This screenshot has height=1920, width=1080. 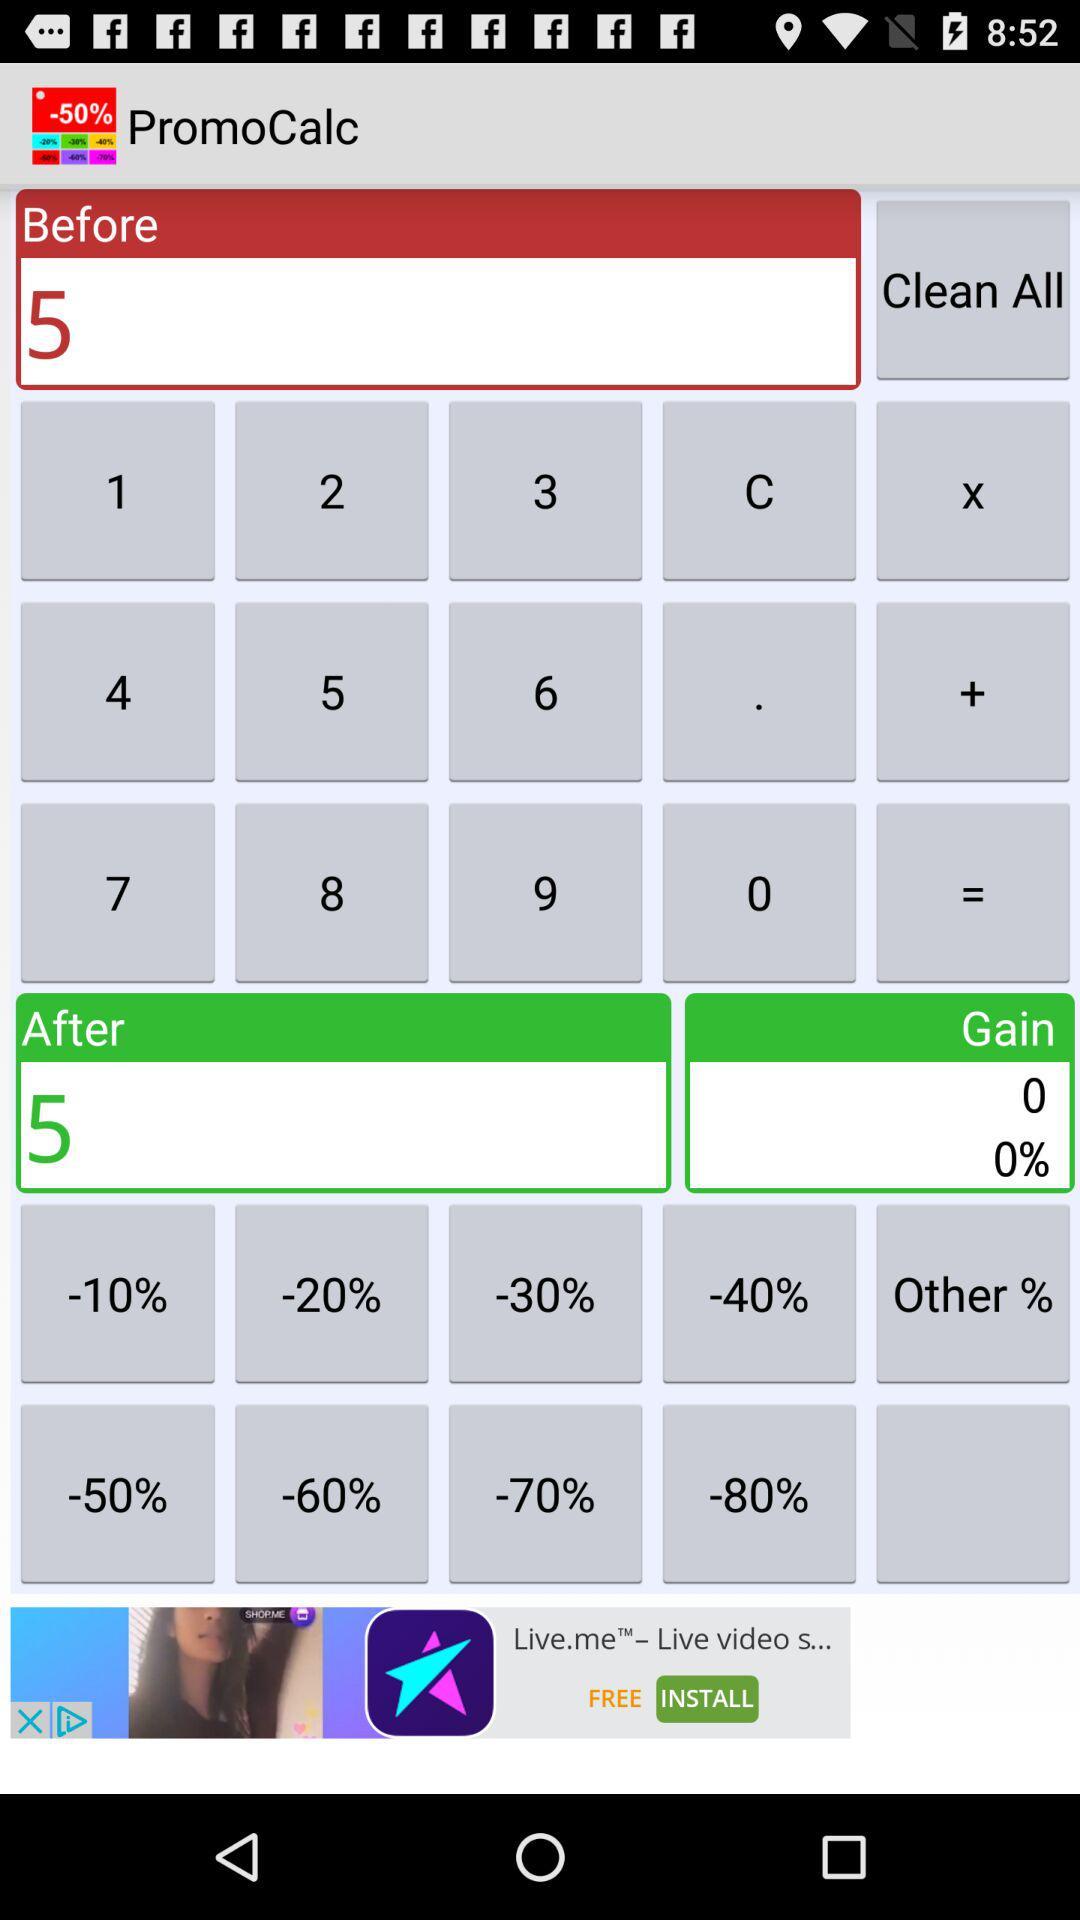 What do you see at coordinates (972, 1493) in the screenshot?
I see `empty box` at bounding box center [972, 1493].